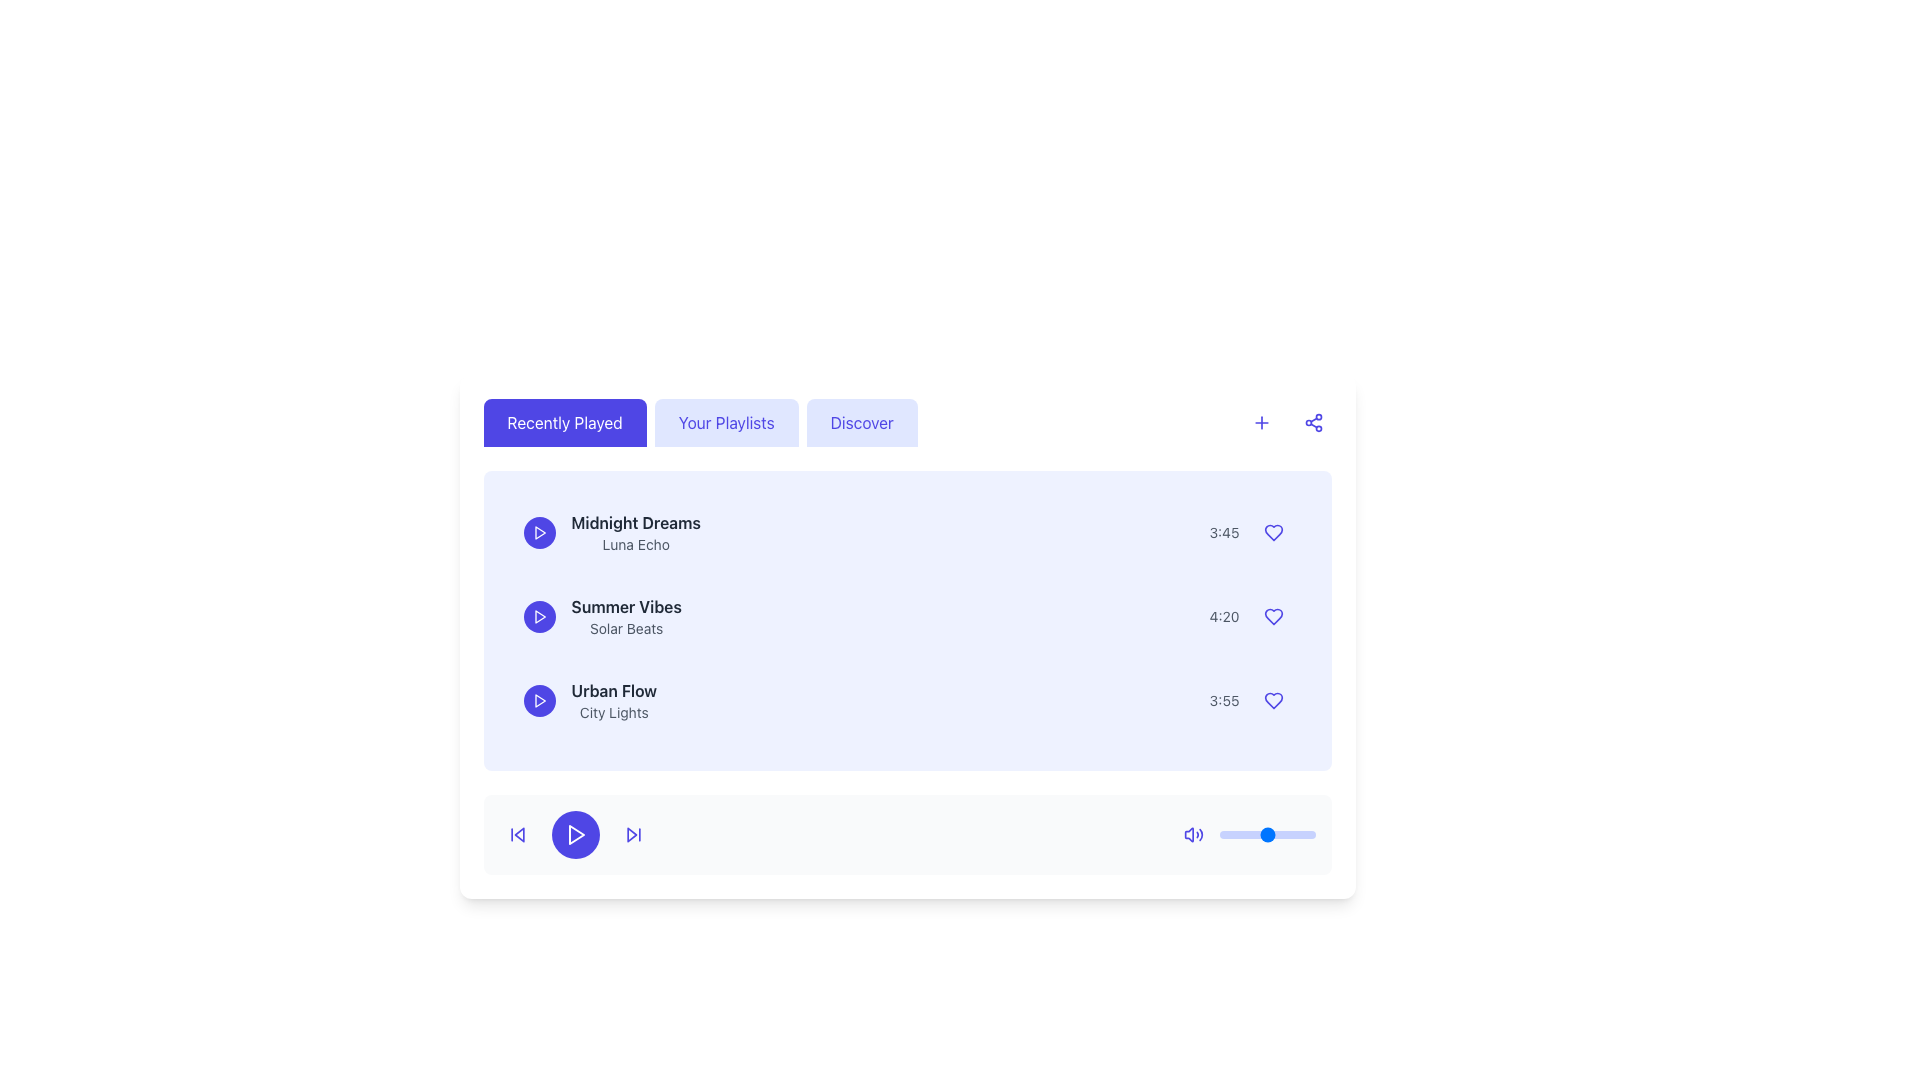  I want to click on the action icon button located in the top-right corner of a prominent card-like section, so click(1260, 422).